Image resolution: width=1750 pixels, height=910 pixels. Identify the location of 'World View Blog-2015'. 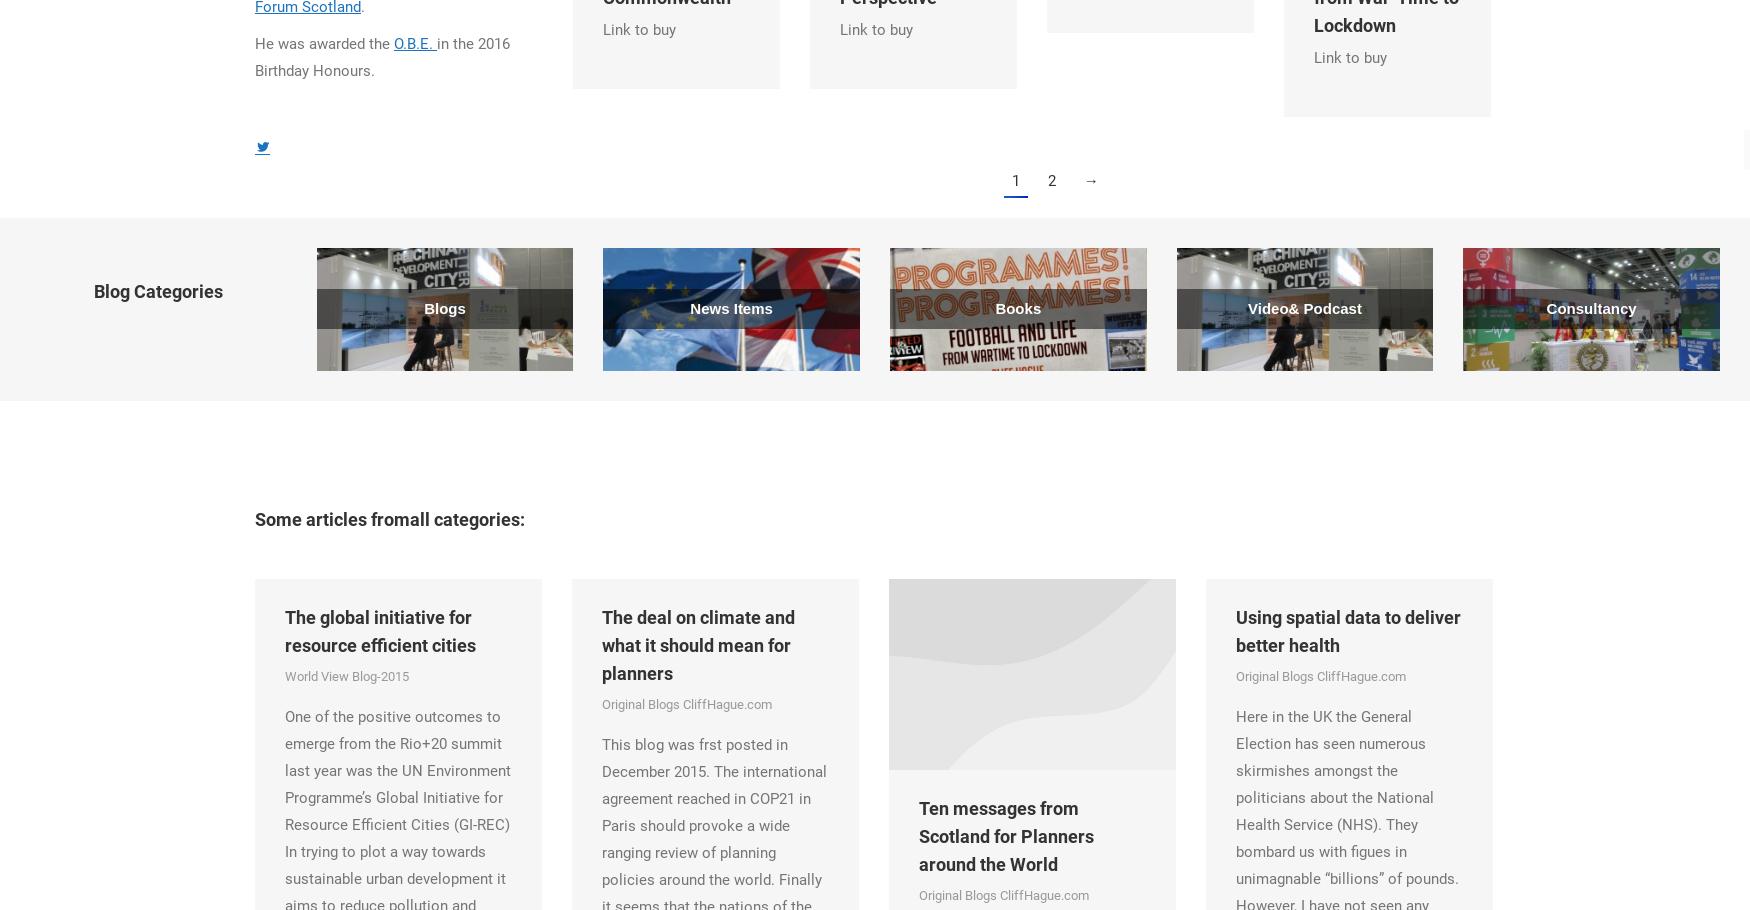
(347, 674).